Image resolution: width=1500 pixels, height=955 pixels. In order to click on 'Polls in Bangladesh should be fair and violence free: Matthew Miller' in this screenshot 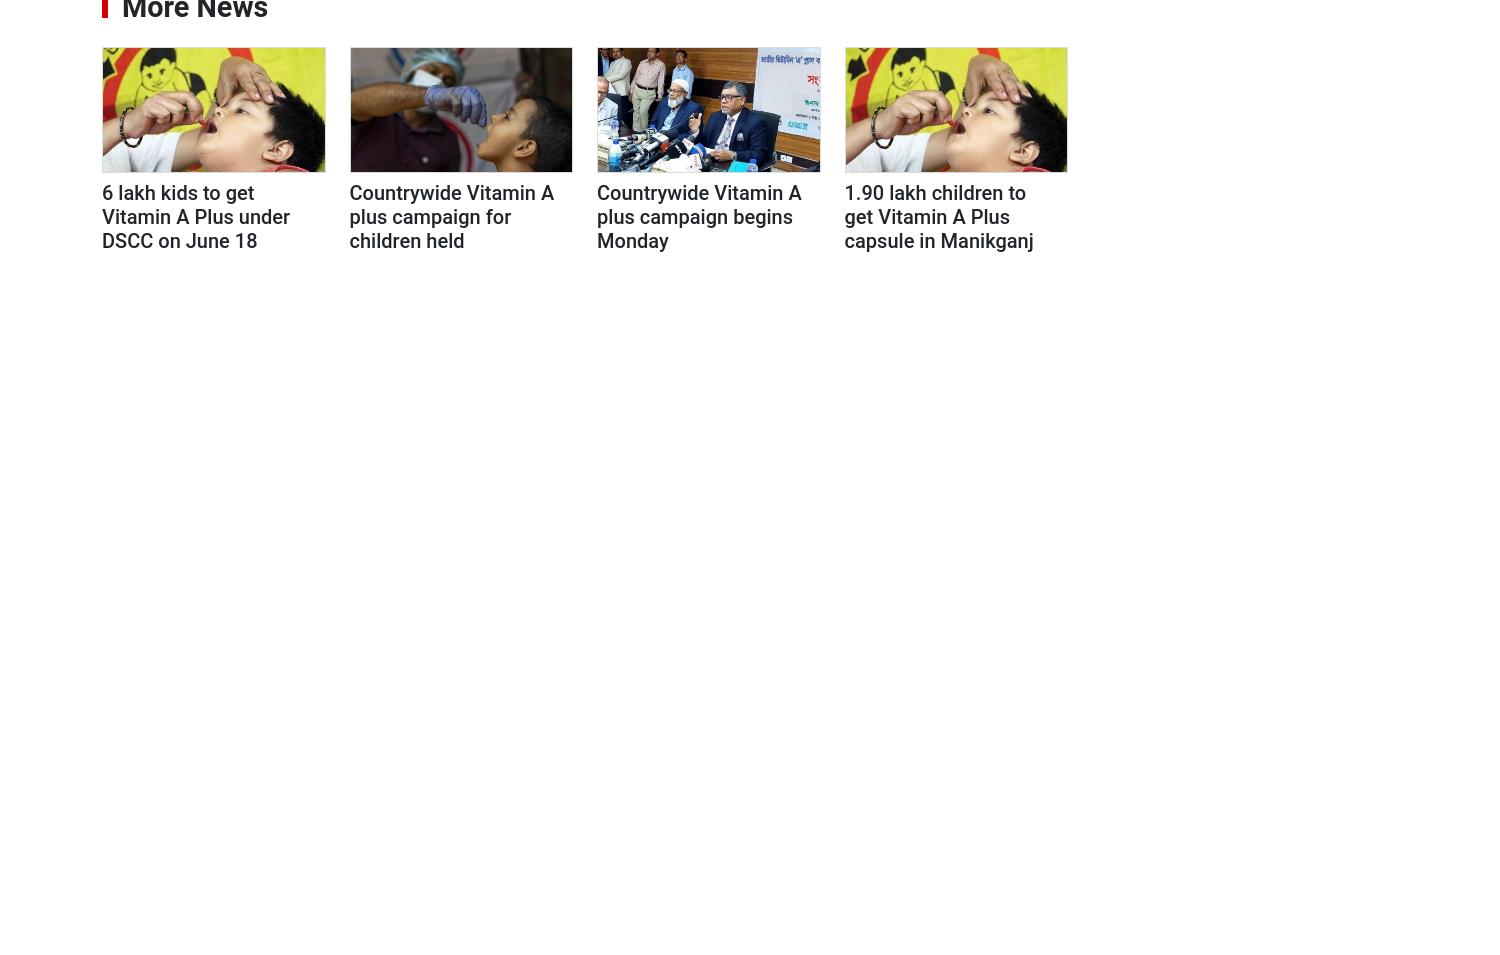, I will do `click(1261, 712)`.